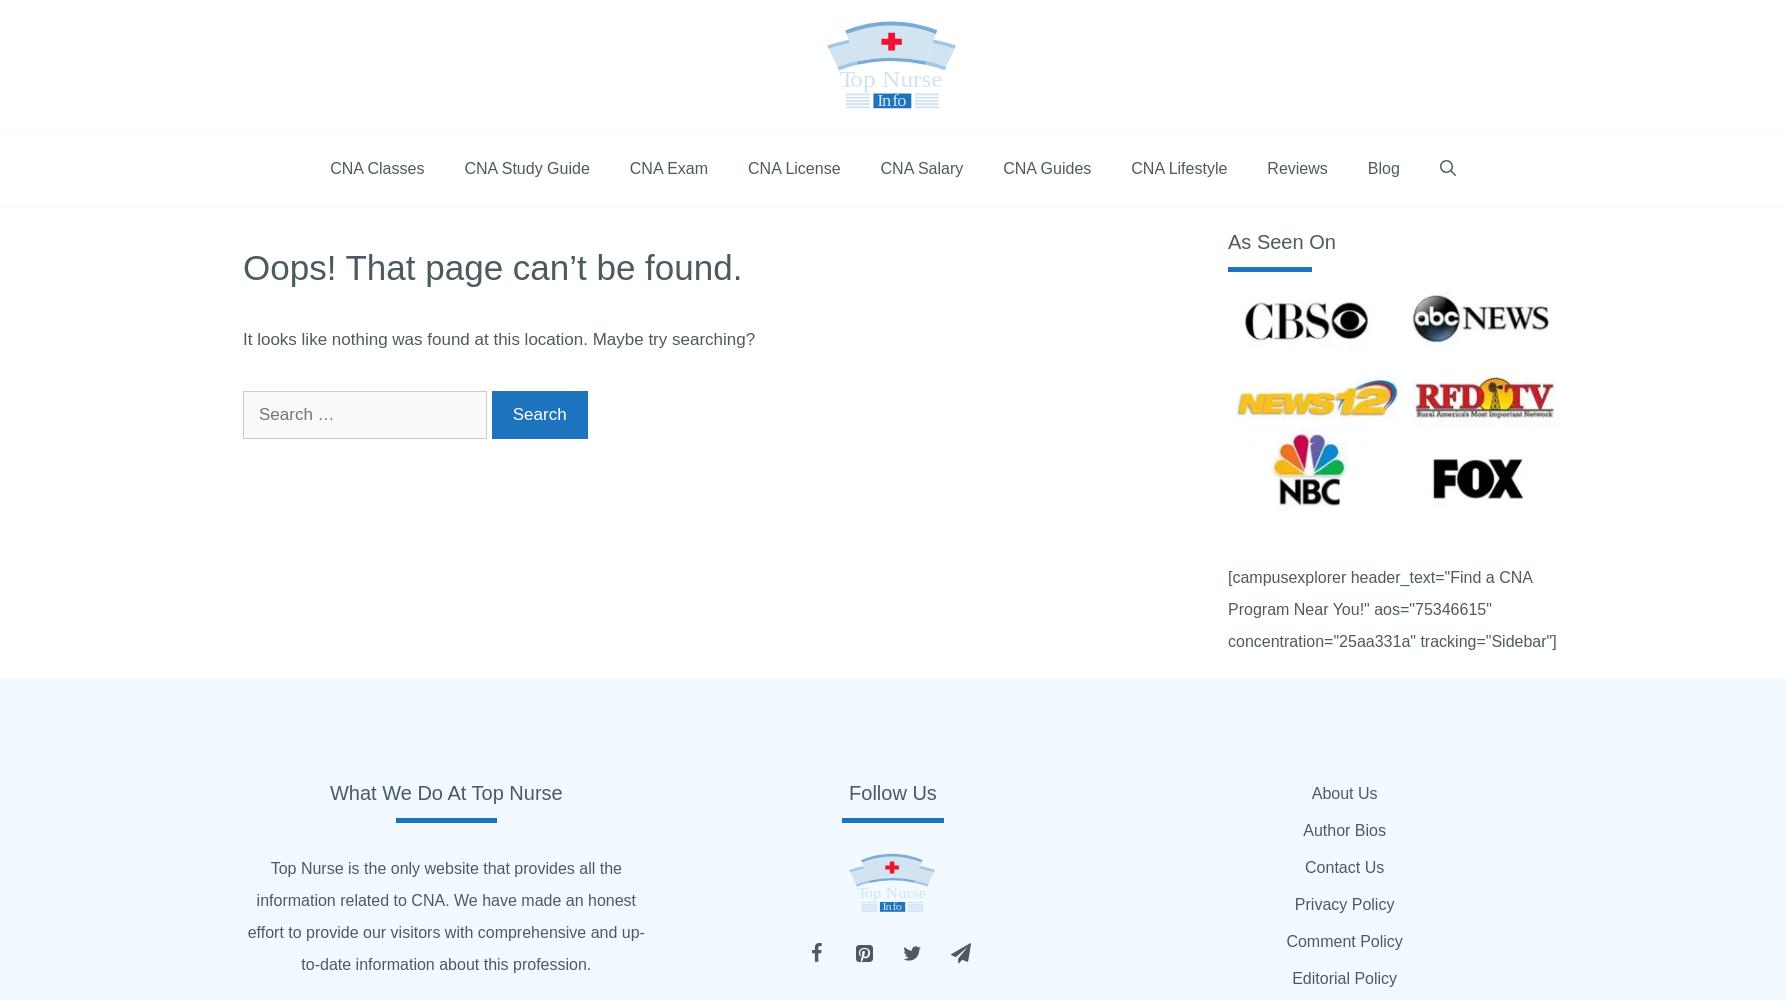 This screenshot has width=1786, height=1000. Describe the element at coordinates (1266, 168) in the screenshot. I see `'Reviews'` at that location.